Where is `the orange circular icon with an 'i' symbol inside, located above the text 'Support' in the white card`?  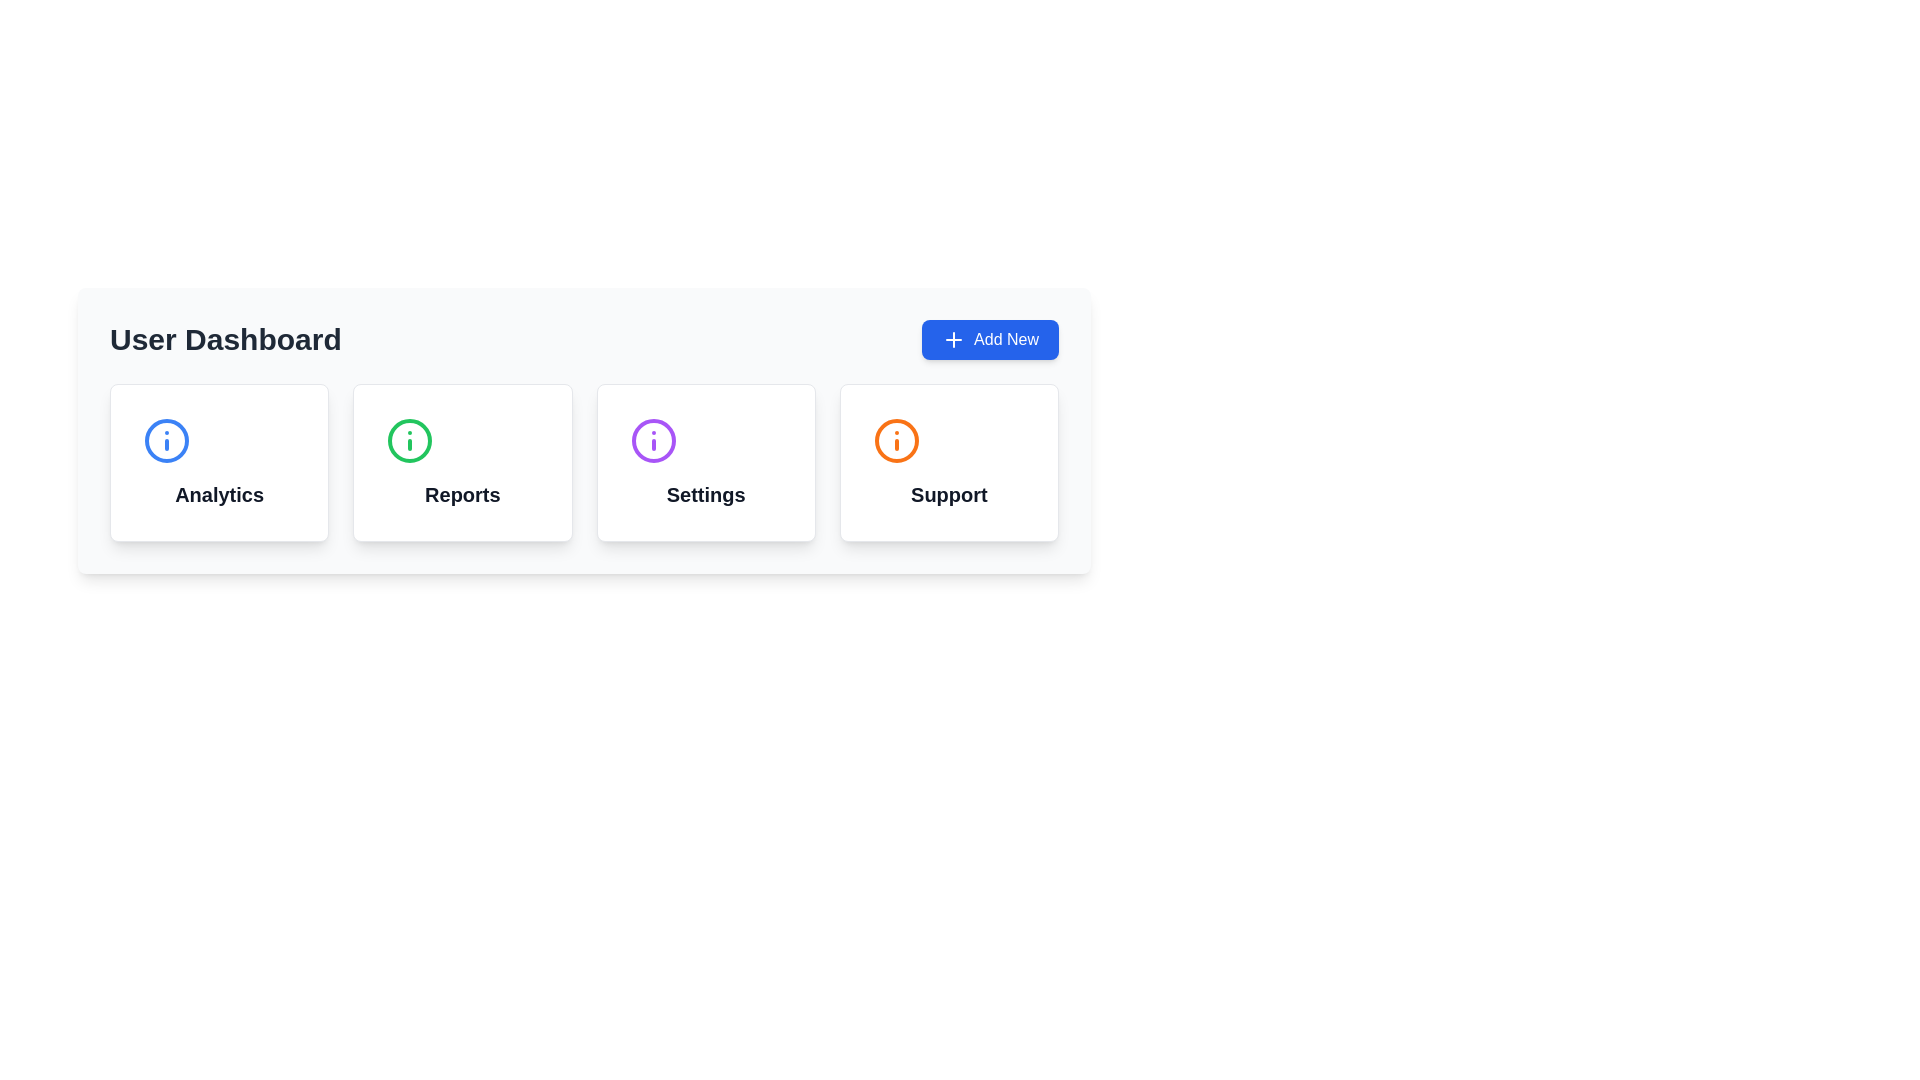 the orange circular icon with an 'i' symbol inside, located above the text 'Support' in the white card is located at coordinates (895, 439).